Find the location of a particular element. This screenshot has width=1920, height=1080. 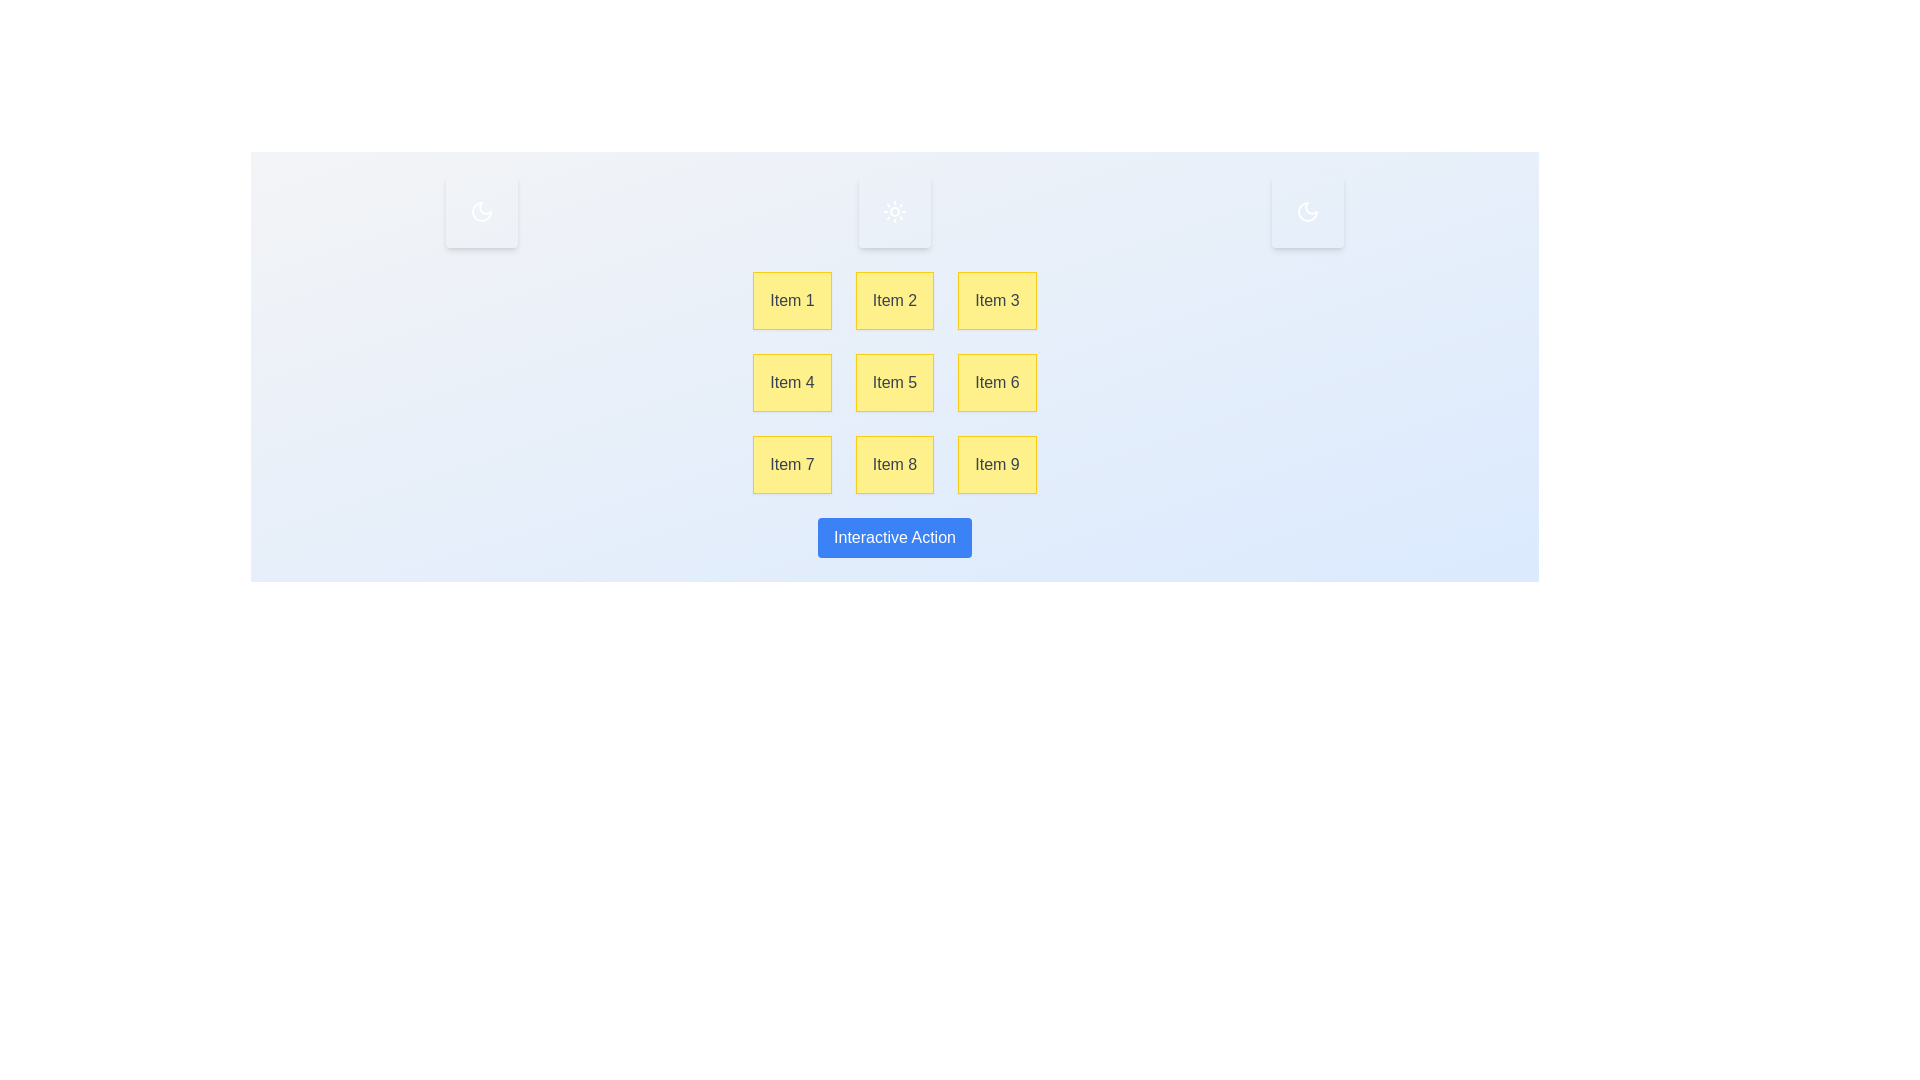

the static text label displaying 'Item 8', which is located in the third row and second column of a grid layout is located at coordinates (893, 465).